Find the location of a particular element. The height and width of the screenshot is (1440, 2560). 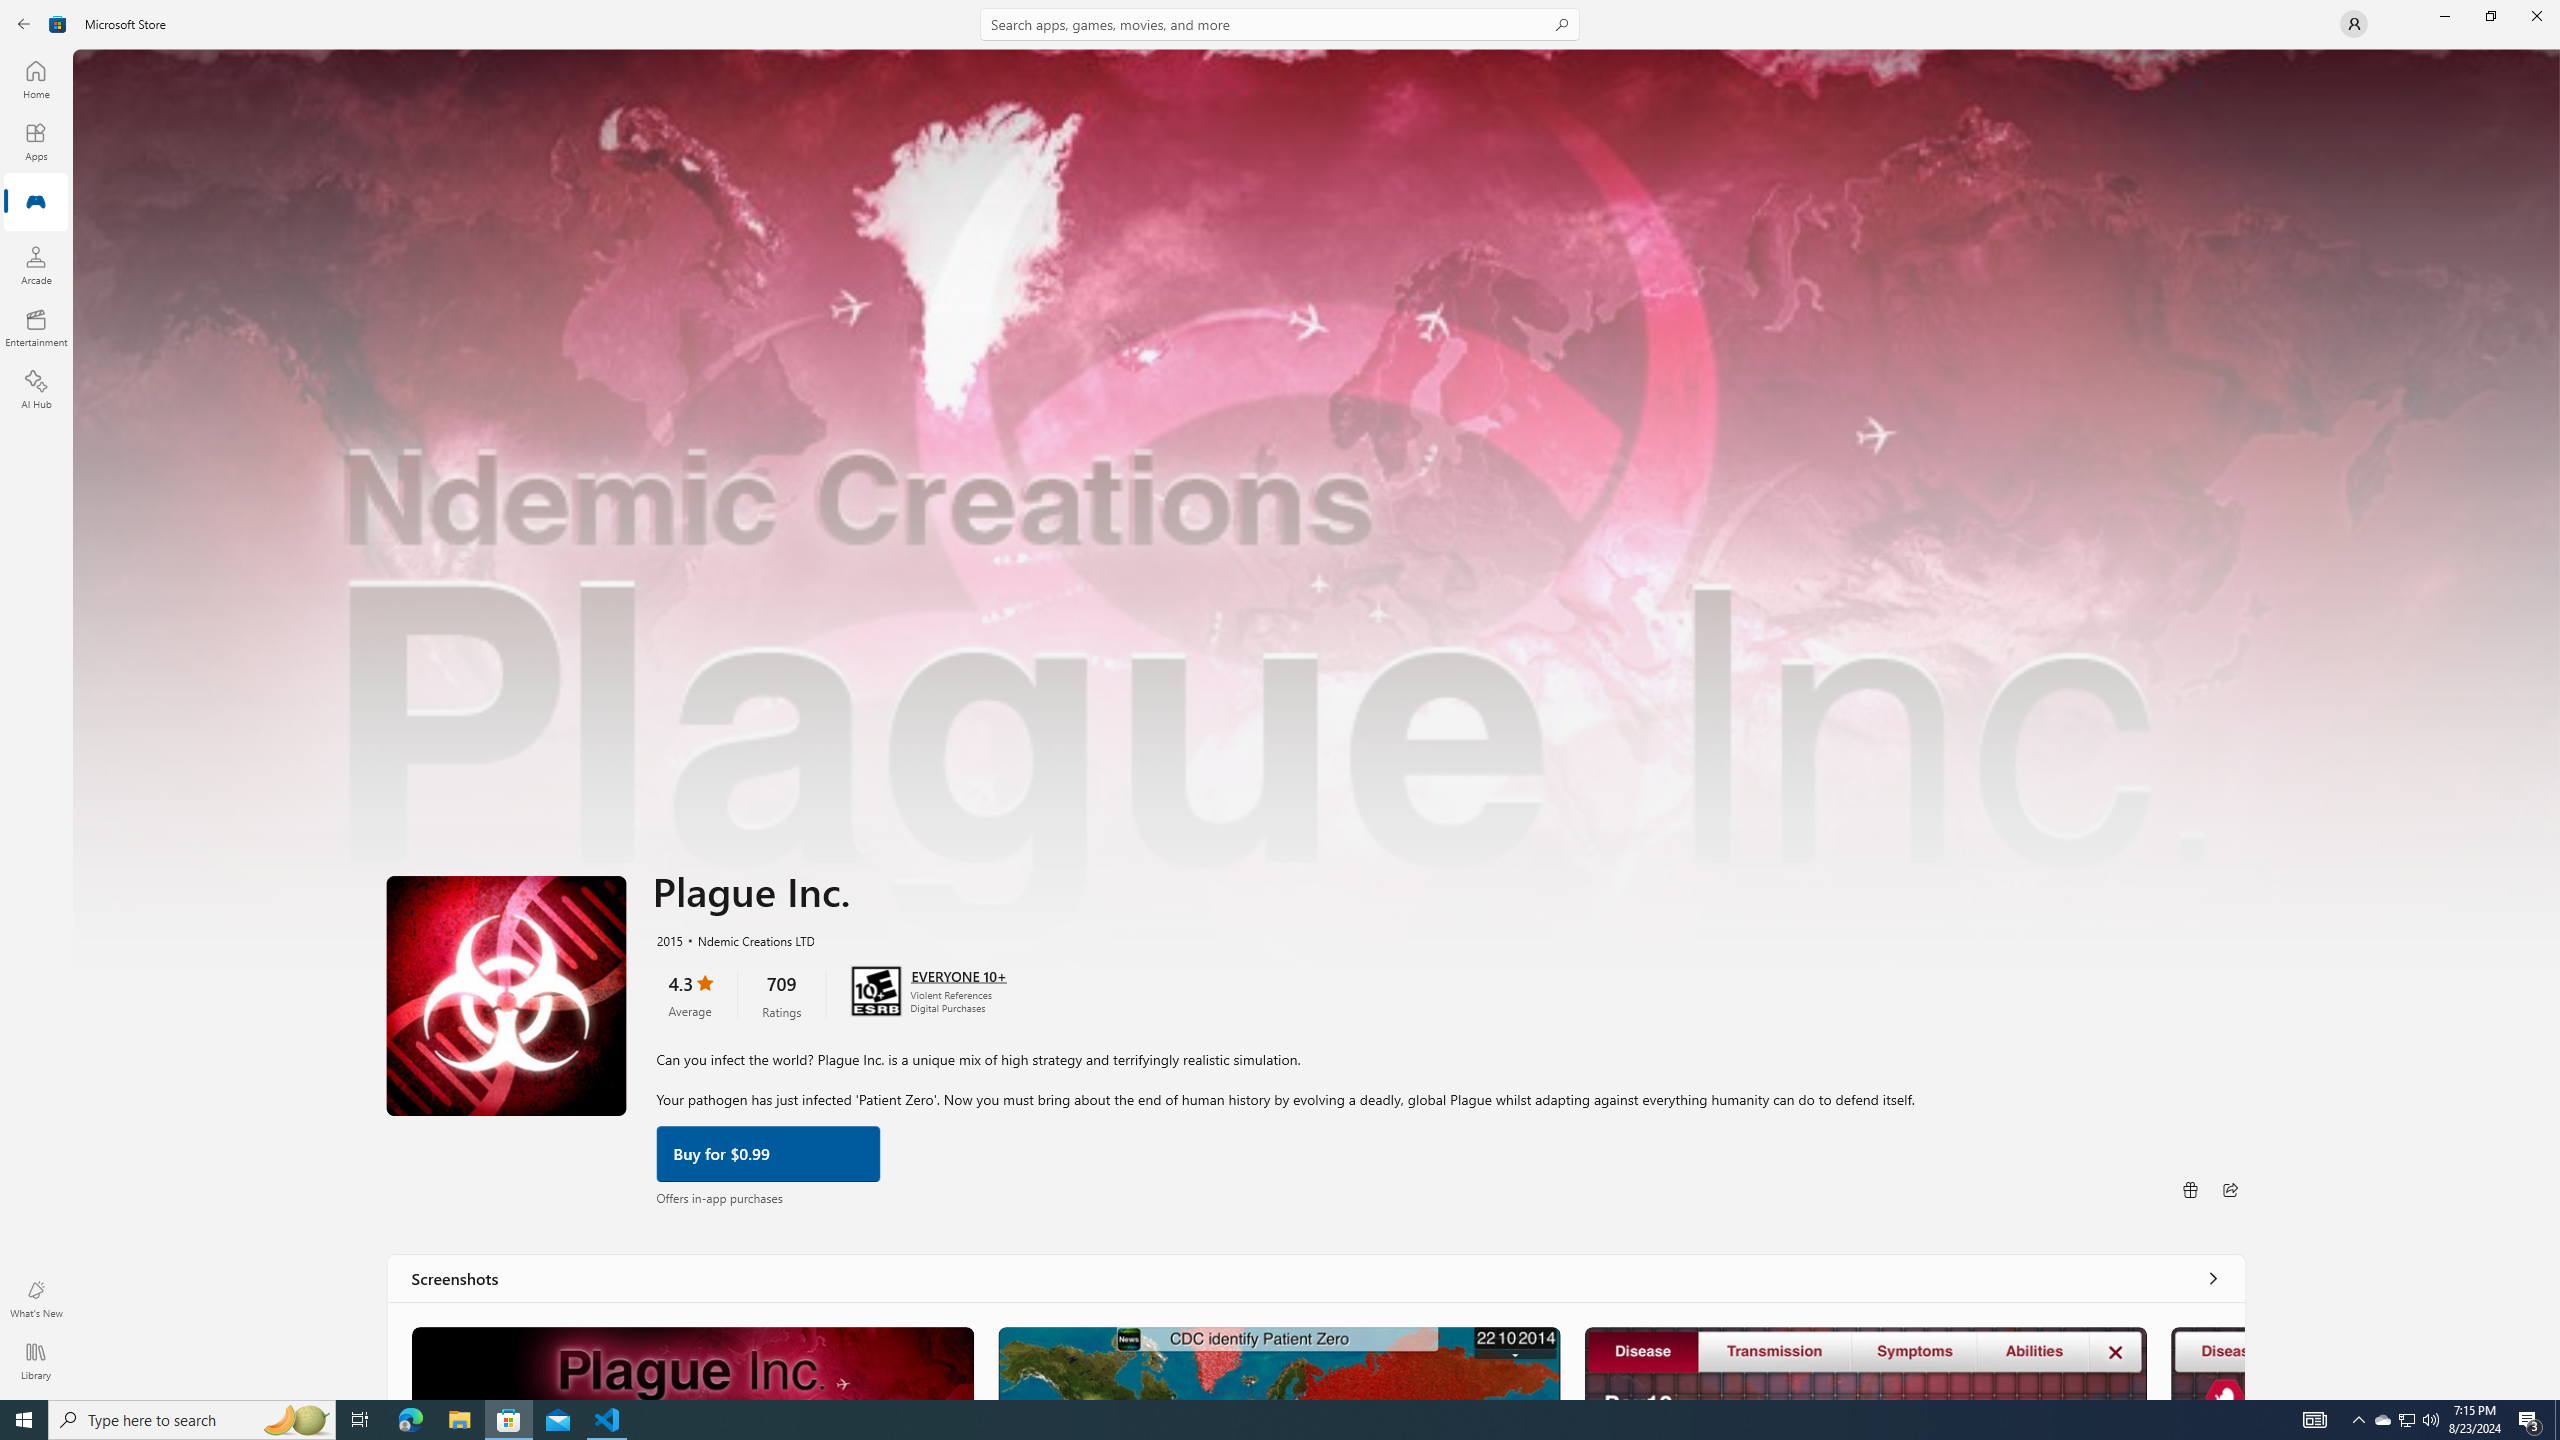

'Back' is located at coordinates (24, 22).